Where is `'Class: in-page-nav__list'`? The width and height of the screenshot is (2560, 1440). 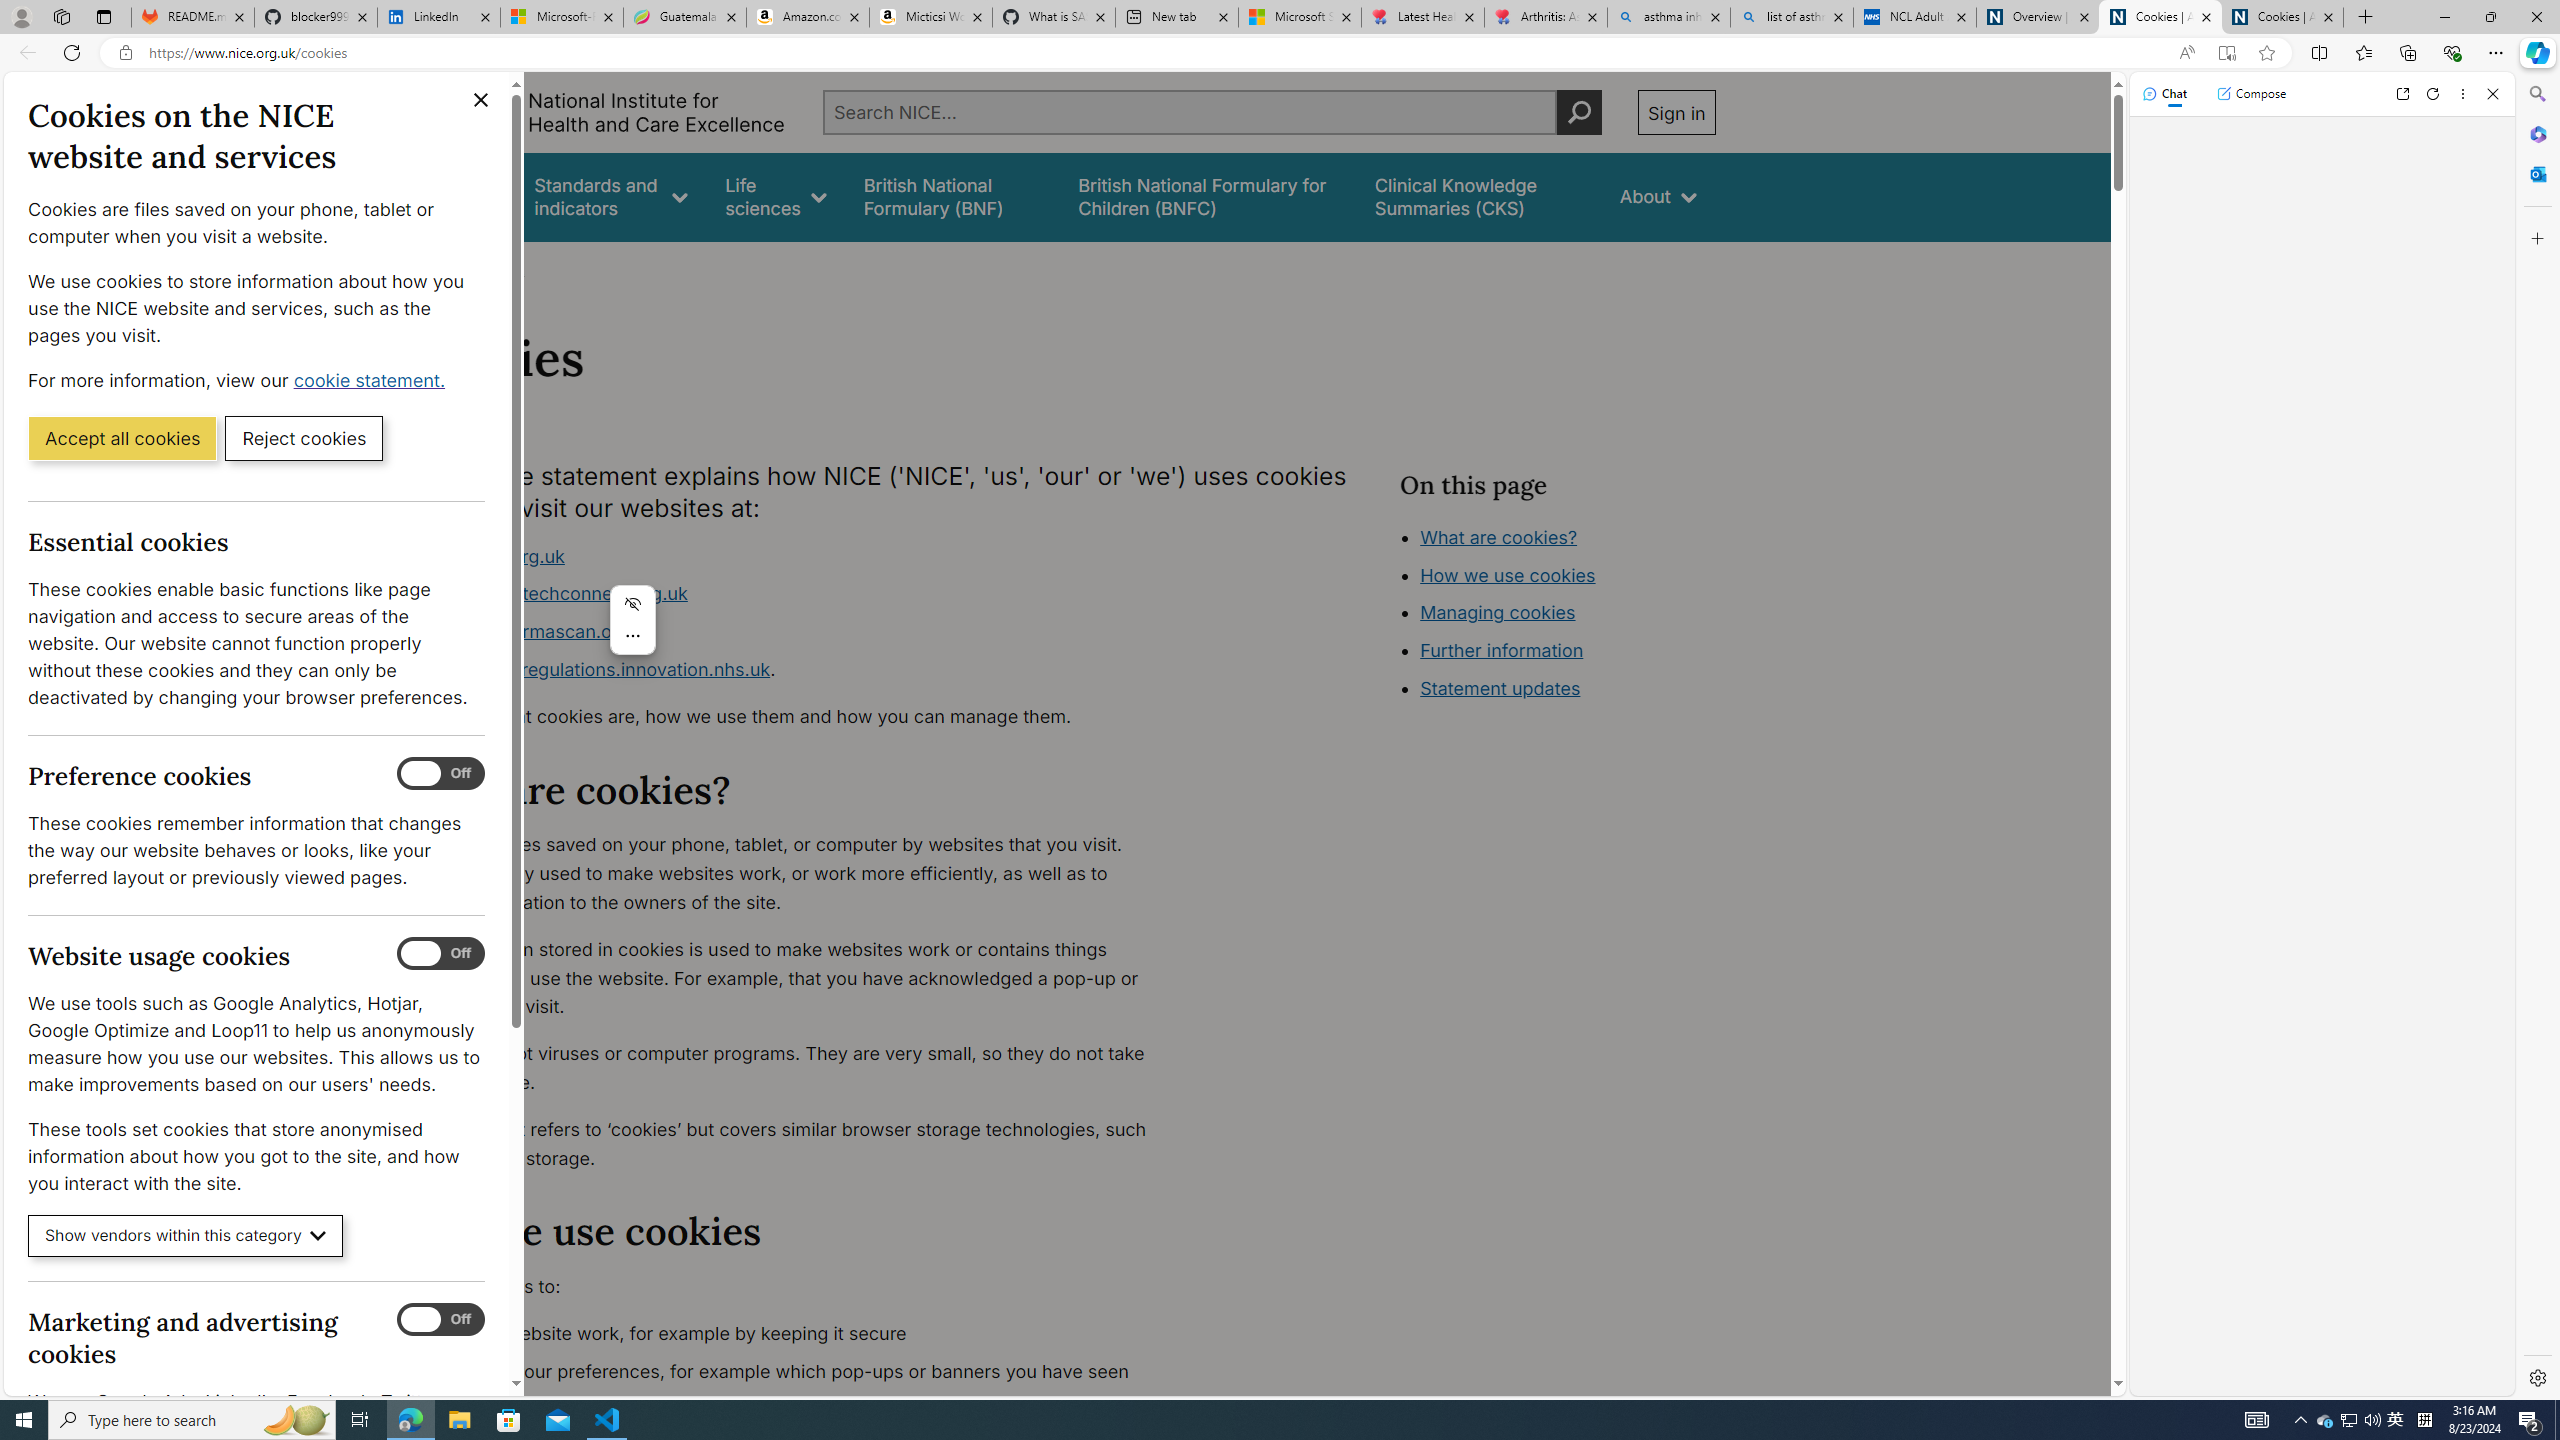 'Class: in-page-nav__list' is located at coordinates (1556, 614).